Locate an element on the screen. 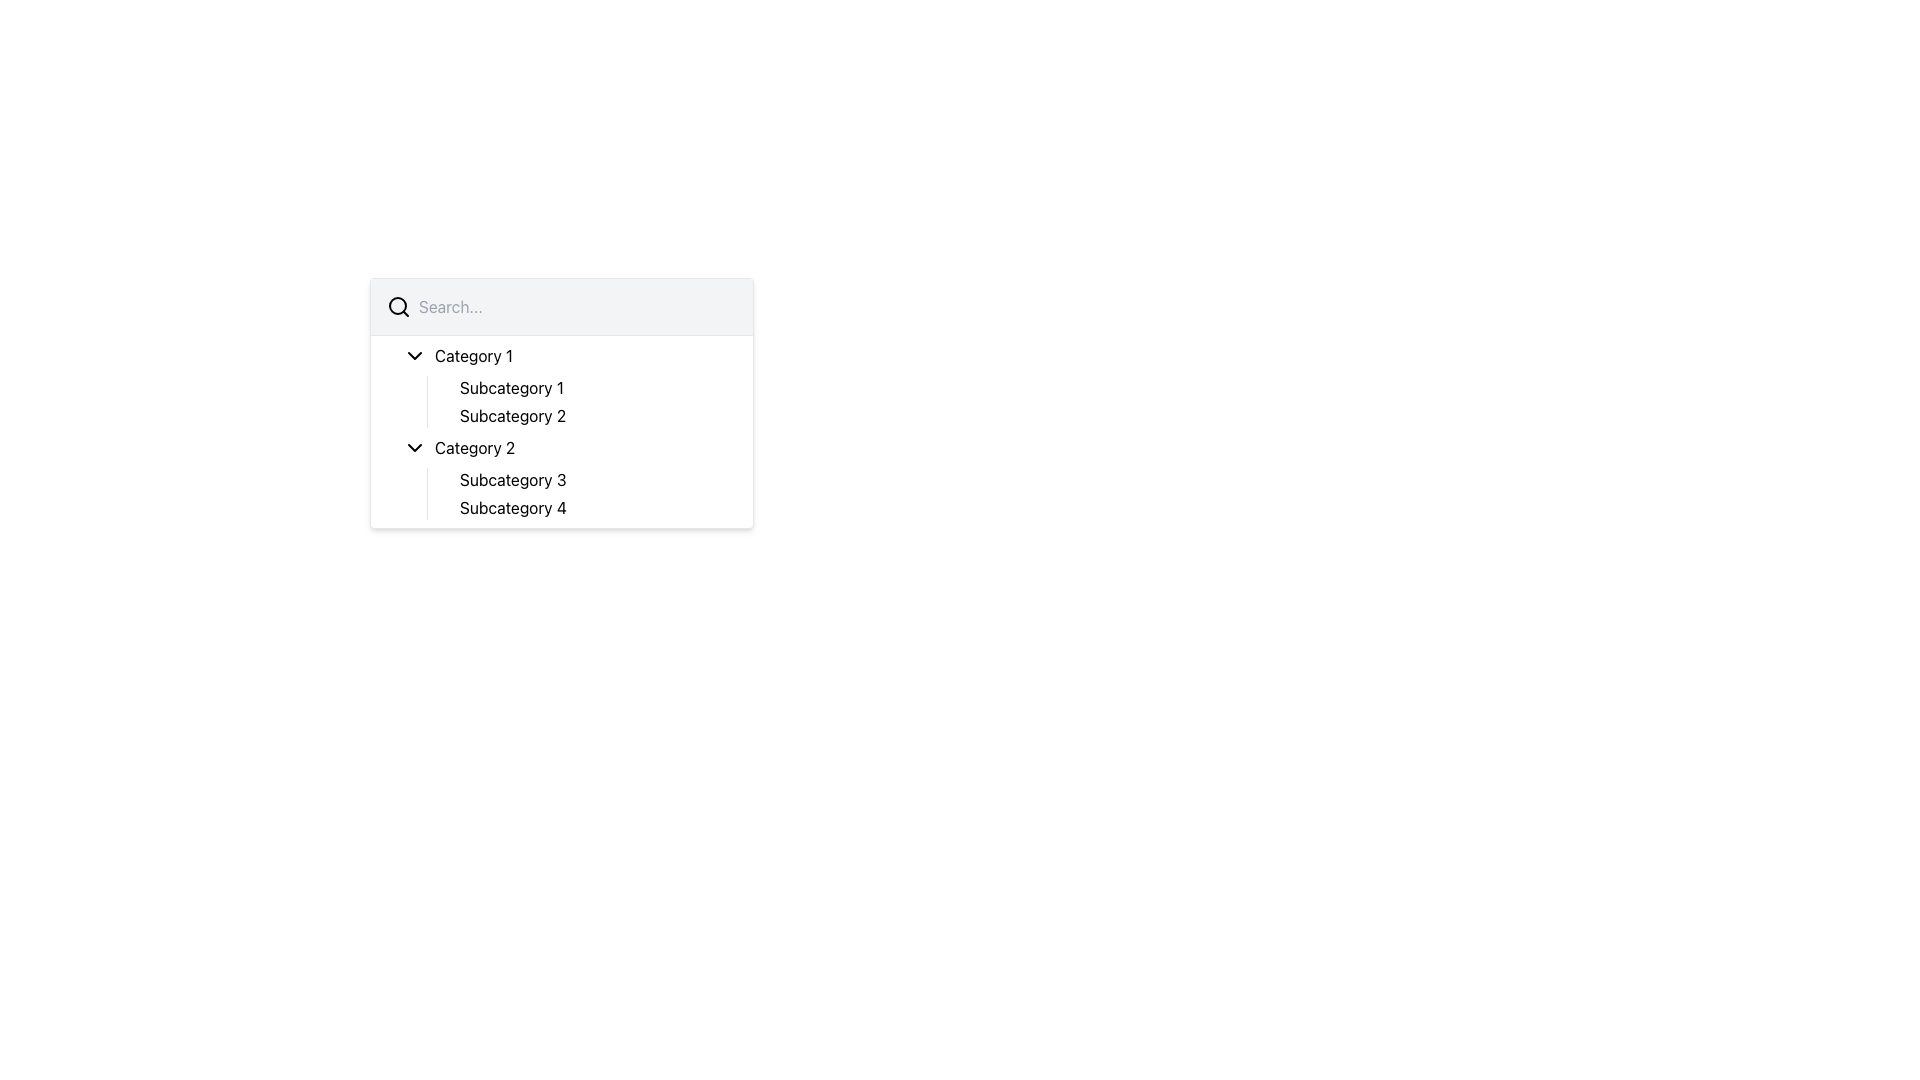  the text label displaying 'Subcategory 2', which is styled in black font and positioned as the second subcategory under 'Category 1' is located at coordinates (513, 415).